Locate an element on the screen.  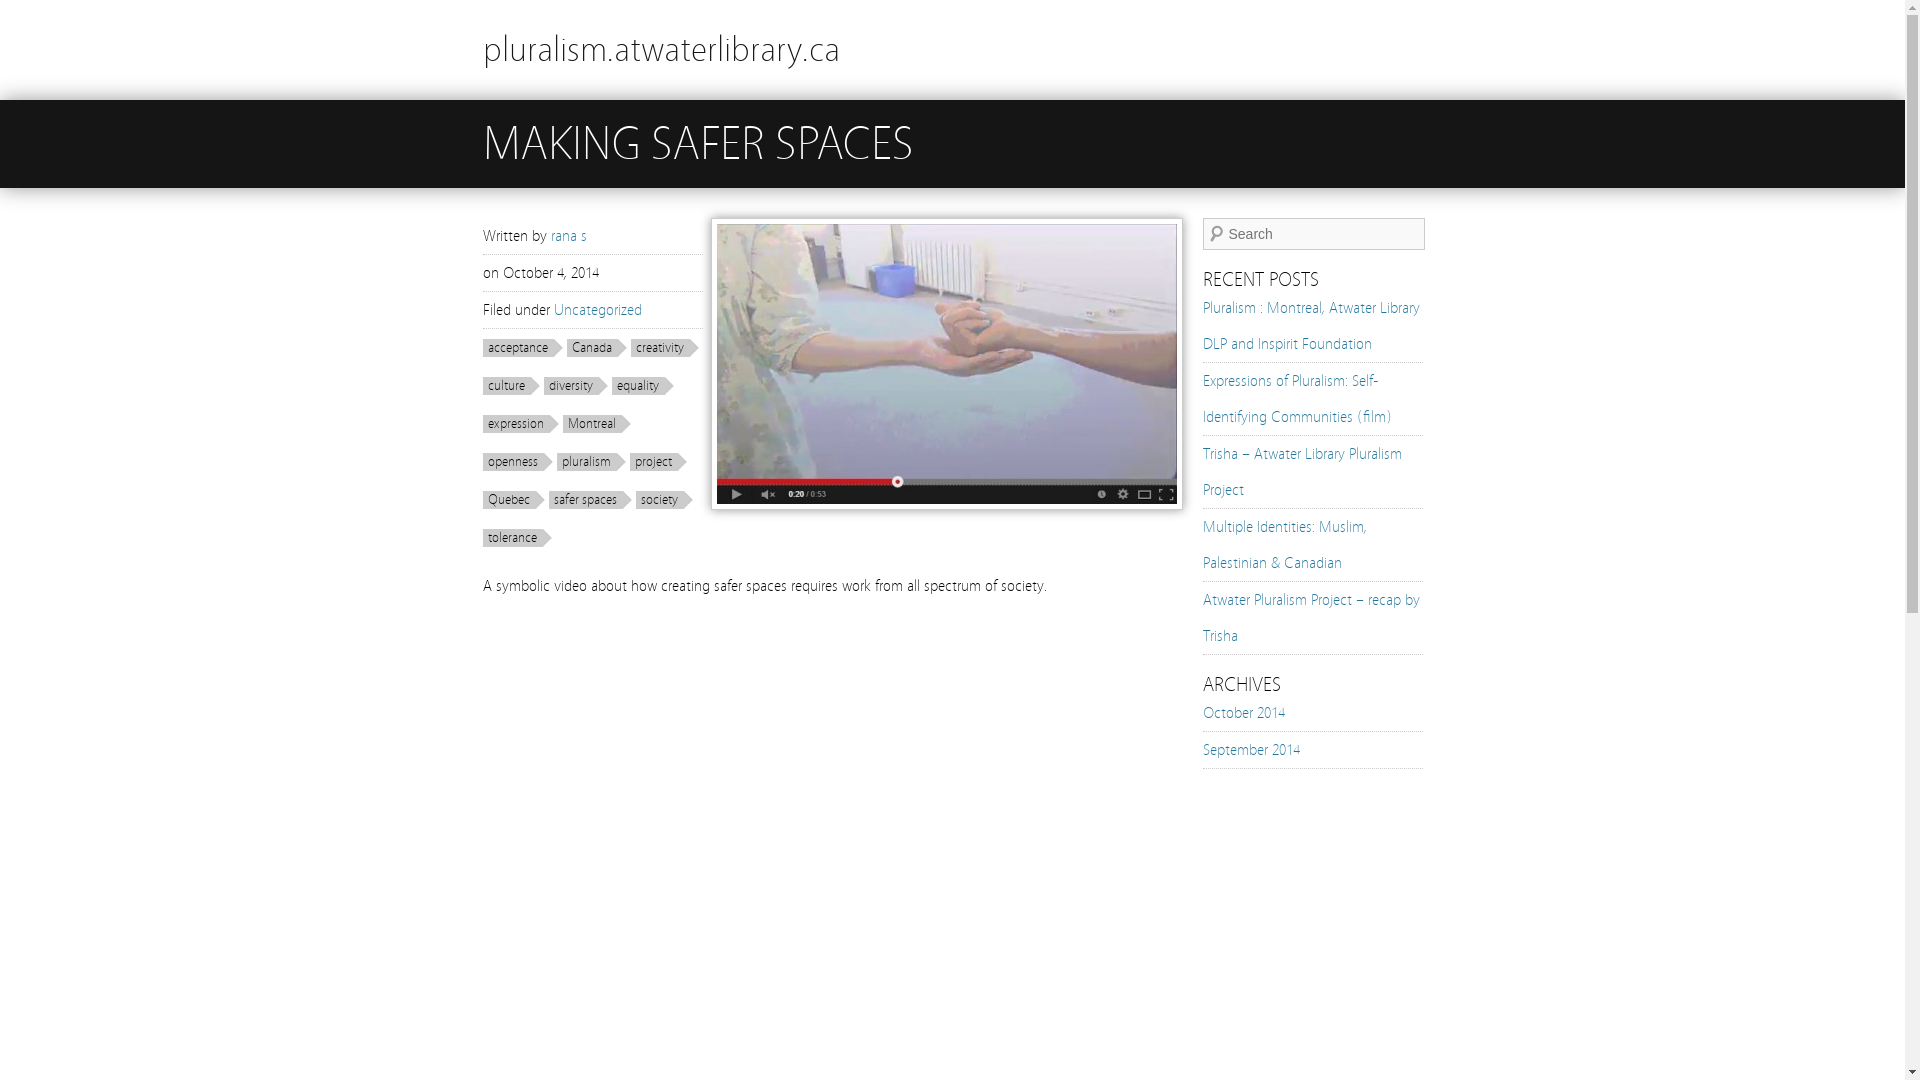
'pluralism.atwaterlibrary.ca' is located at coordinates (660, 48).